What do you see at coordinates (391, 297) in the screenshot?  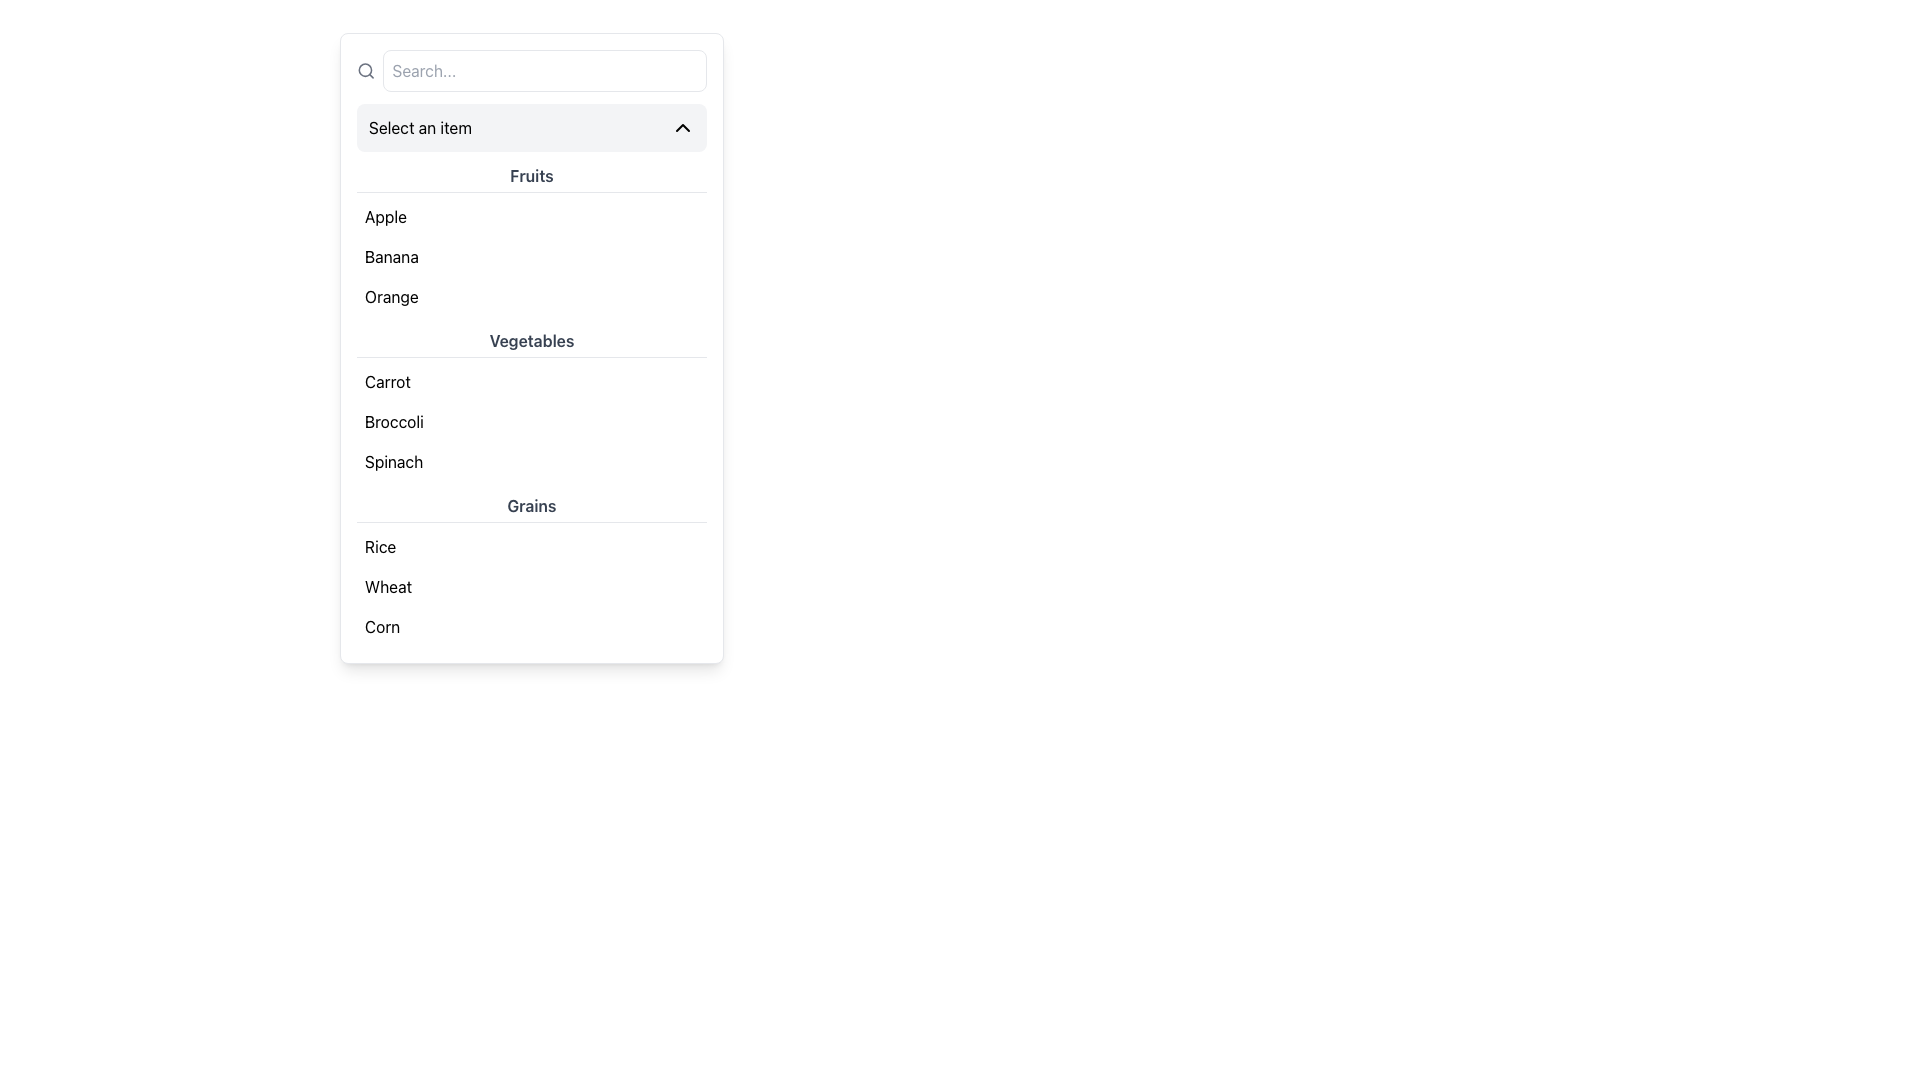 I see `the 'Orange' text label in the dropdown menu` at bounding box center [391, 297].